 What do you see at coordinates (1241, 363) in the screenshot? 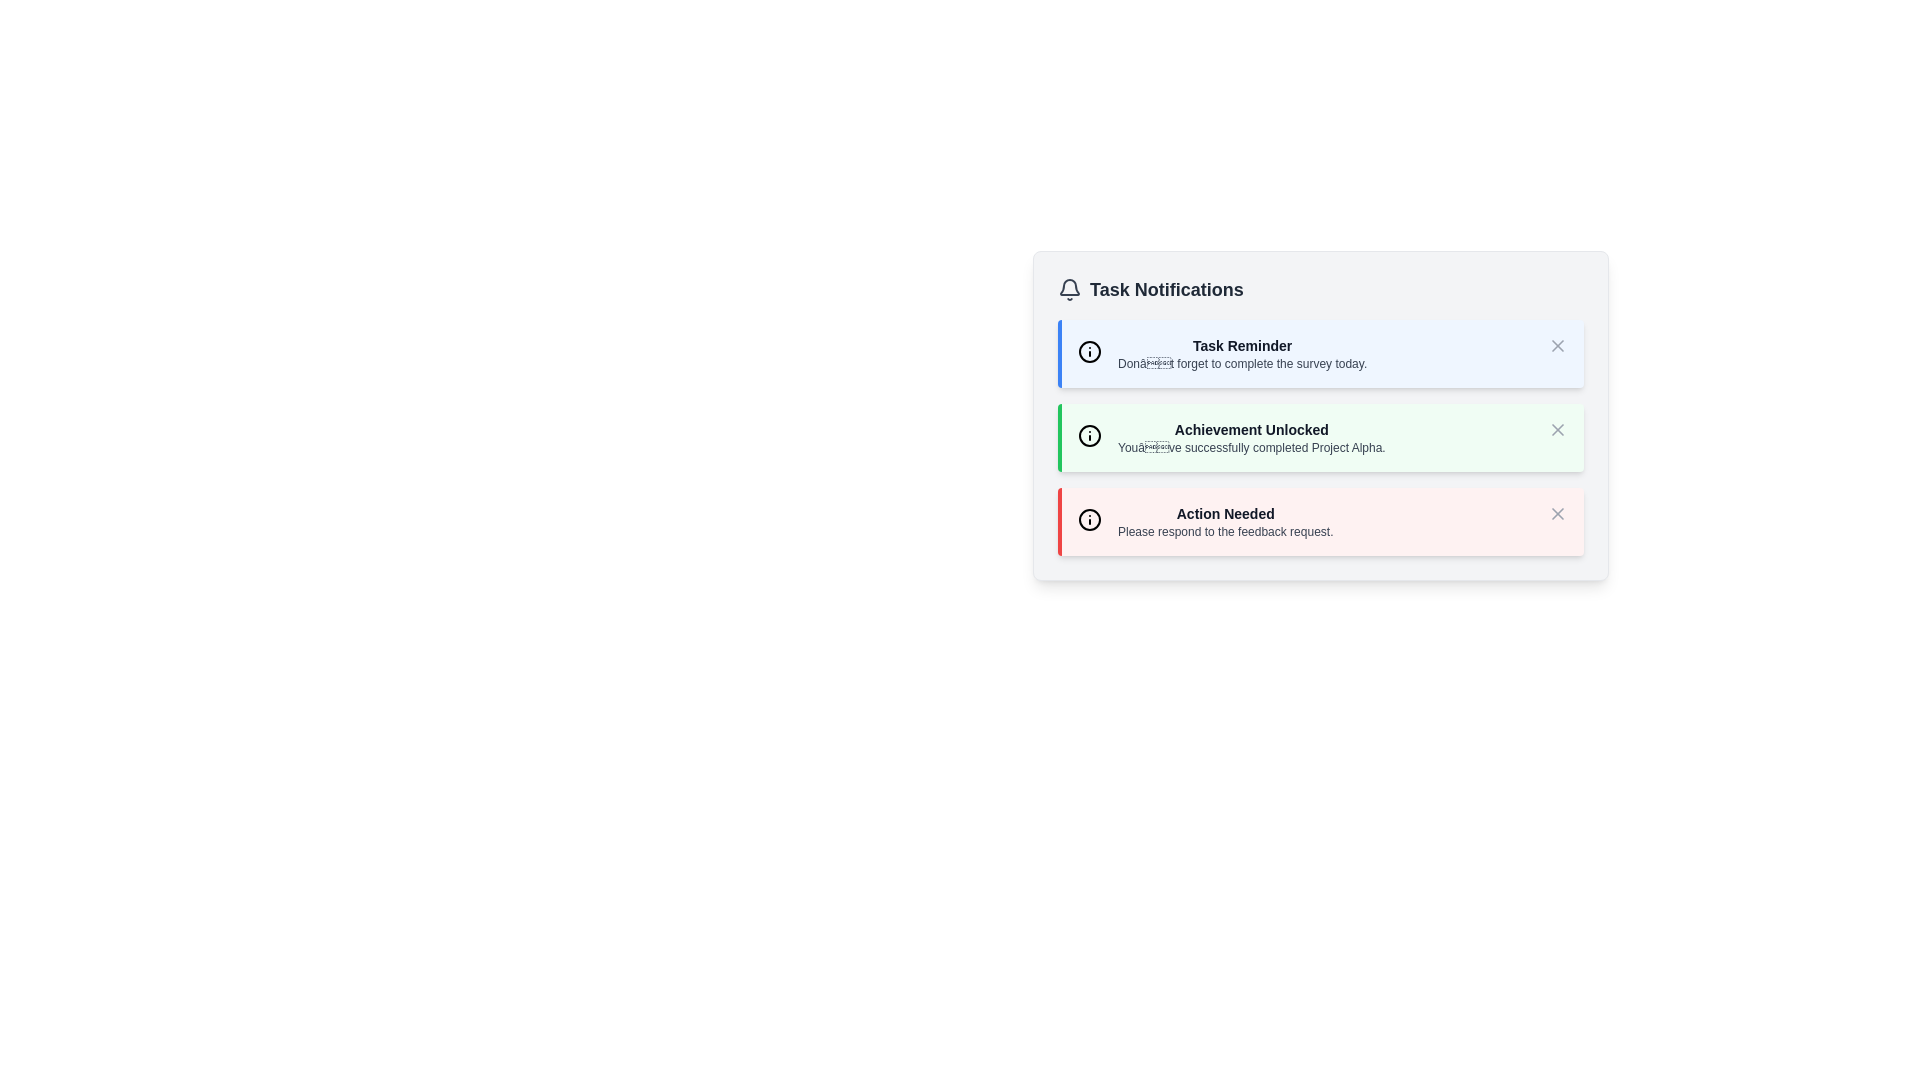
I see `the Text Label located below the 'Task Reminder' in the notification panel` at bounding box center [1241, 363].